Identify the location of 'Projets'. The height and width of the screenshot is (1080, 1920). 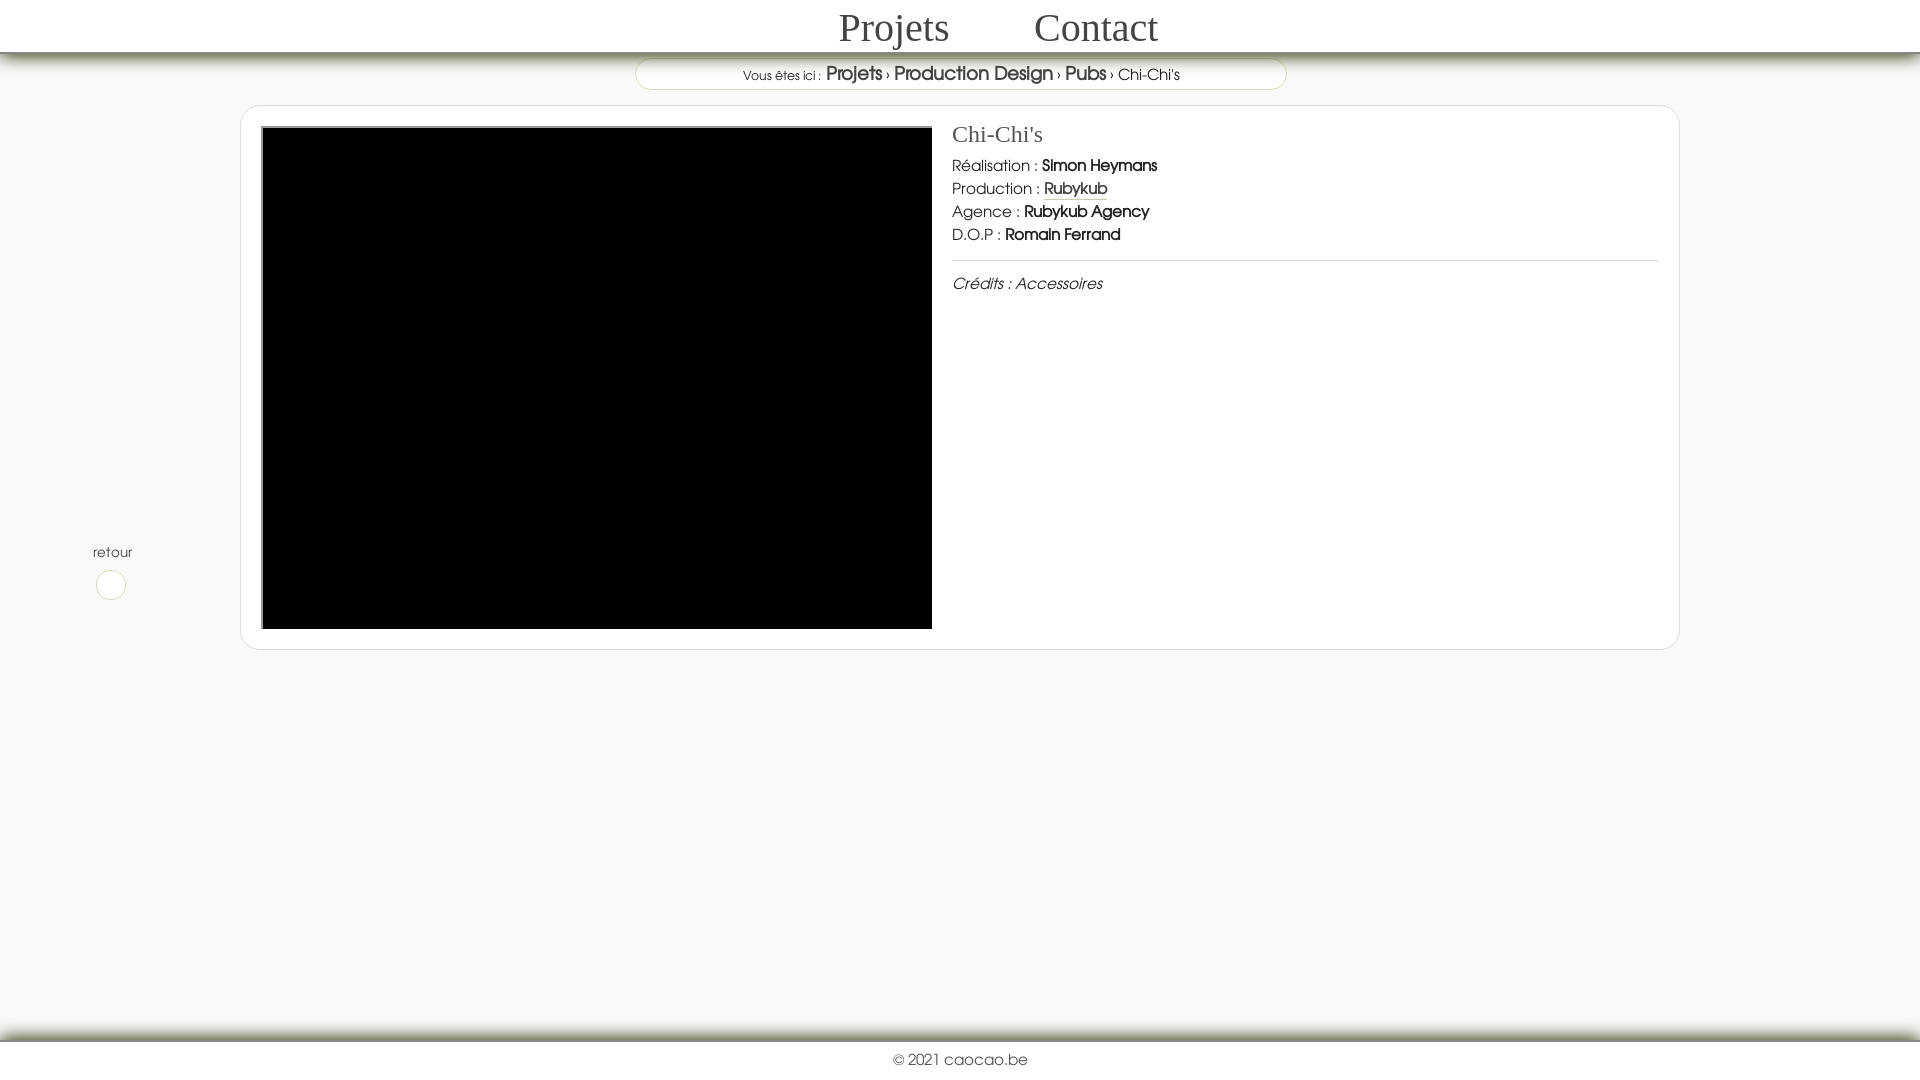
(892, 27).